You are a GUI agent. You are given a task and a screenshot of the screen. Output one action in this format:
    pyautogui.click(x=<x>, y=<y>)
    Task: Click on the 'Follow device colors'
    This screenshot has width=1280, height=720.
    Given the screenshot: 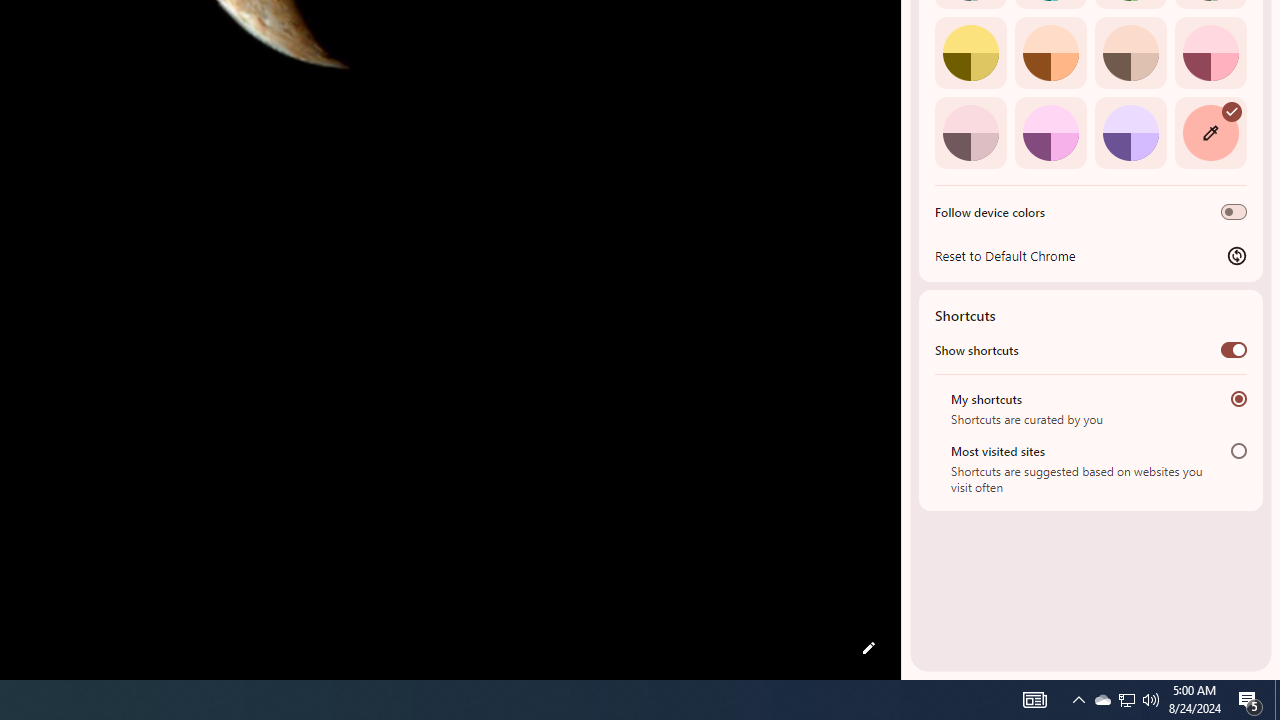 What is the action you would take?
    pyautogui.click(x=1232, y=211)
    